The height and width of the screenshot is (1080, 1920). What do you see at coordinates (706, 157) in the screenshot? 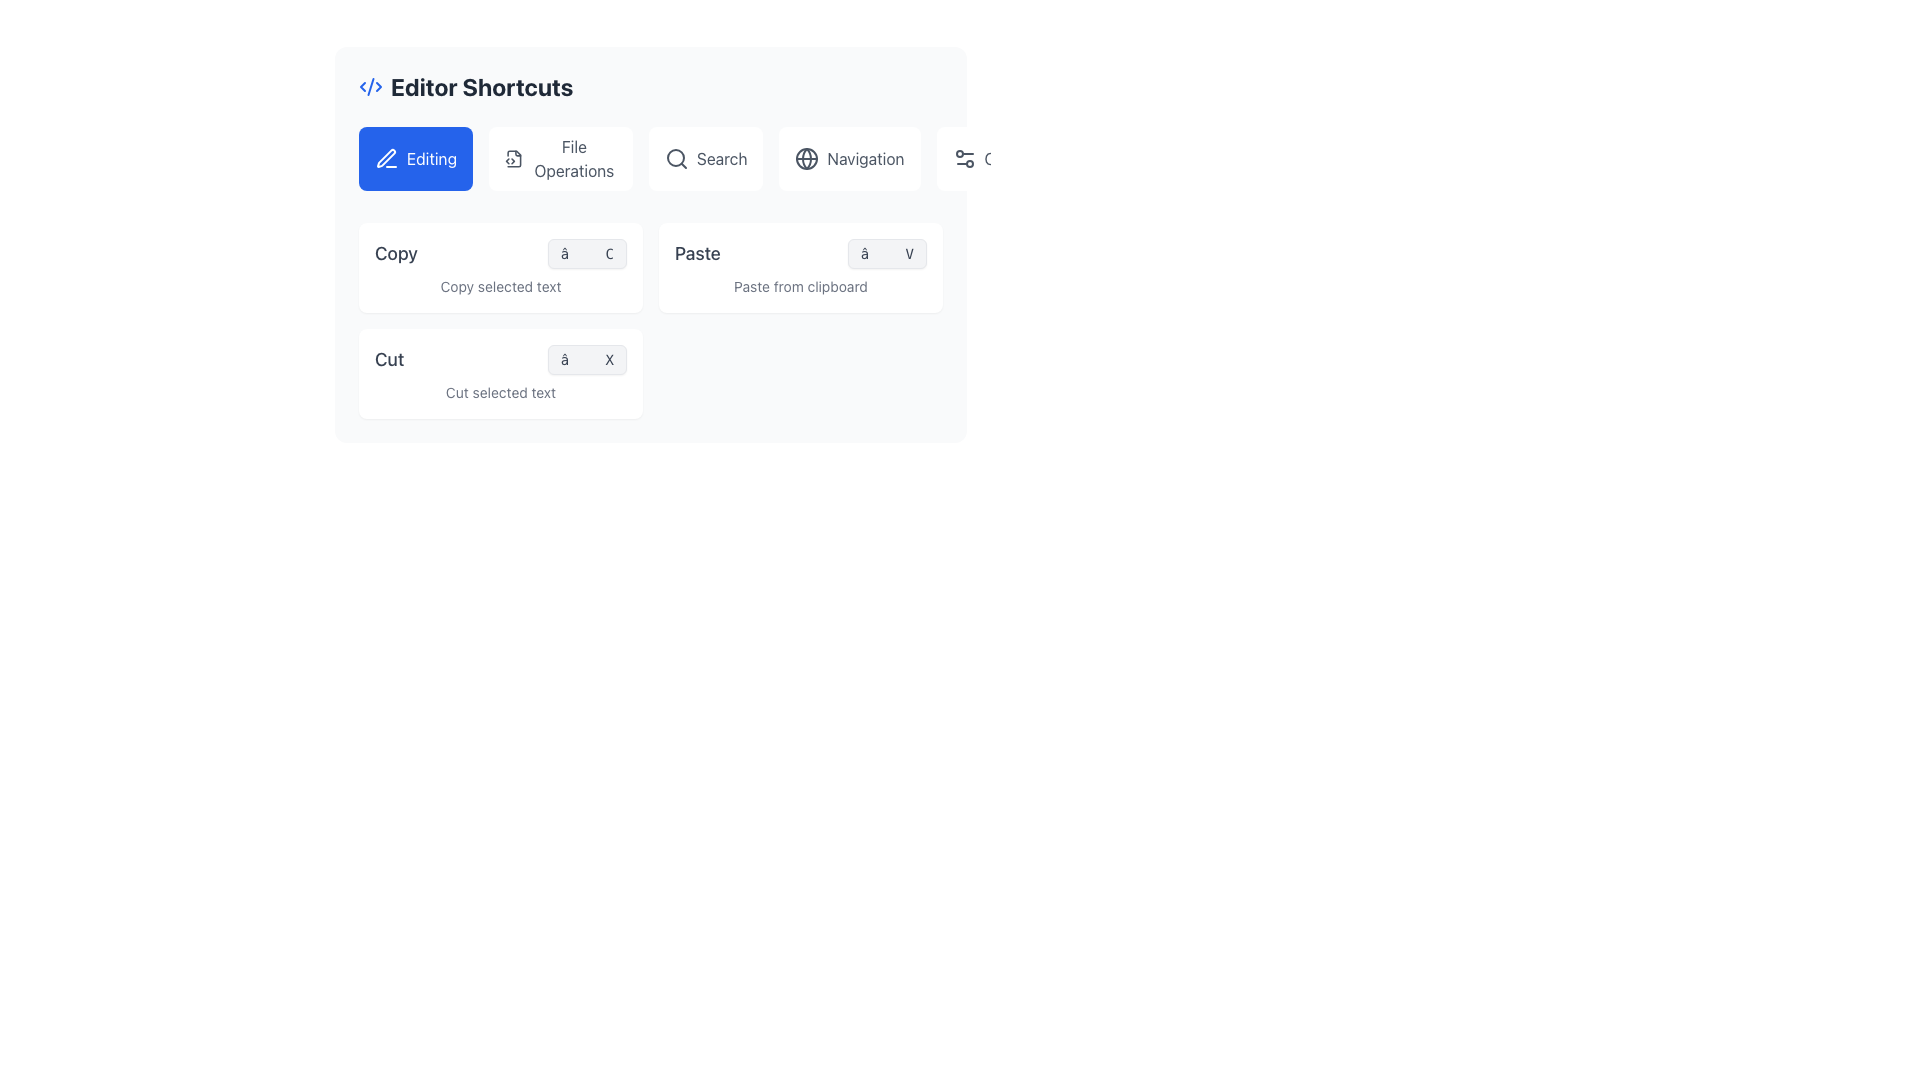
I see `the 'Search' button which consists of a magnifying glass icon and the text 'Search', located in the center of the navigation bar, third from the left` at bounding box center [706, 157].